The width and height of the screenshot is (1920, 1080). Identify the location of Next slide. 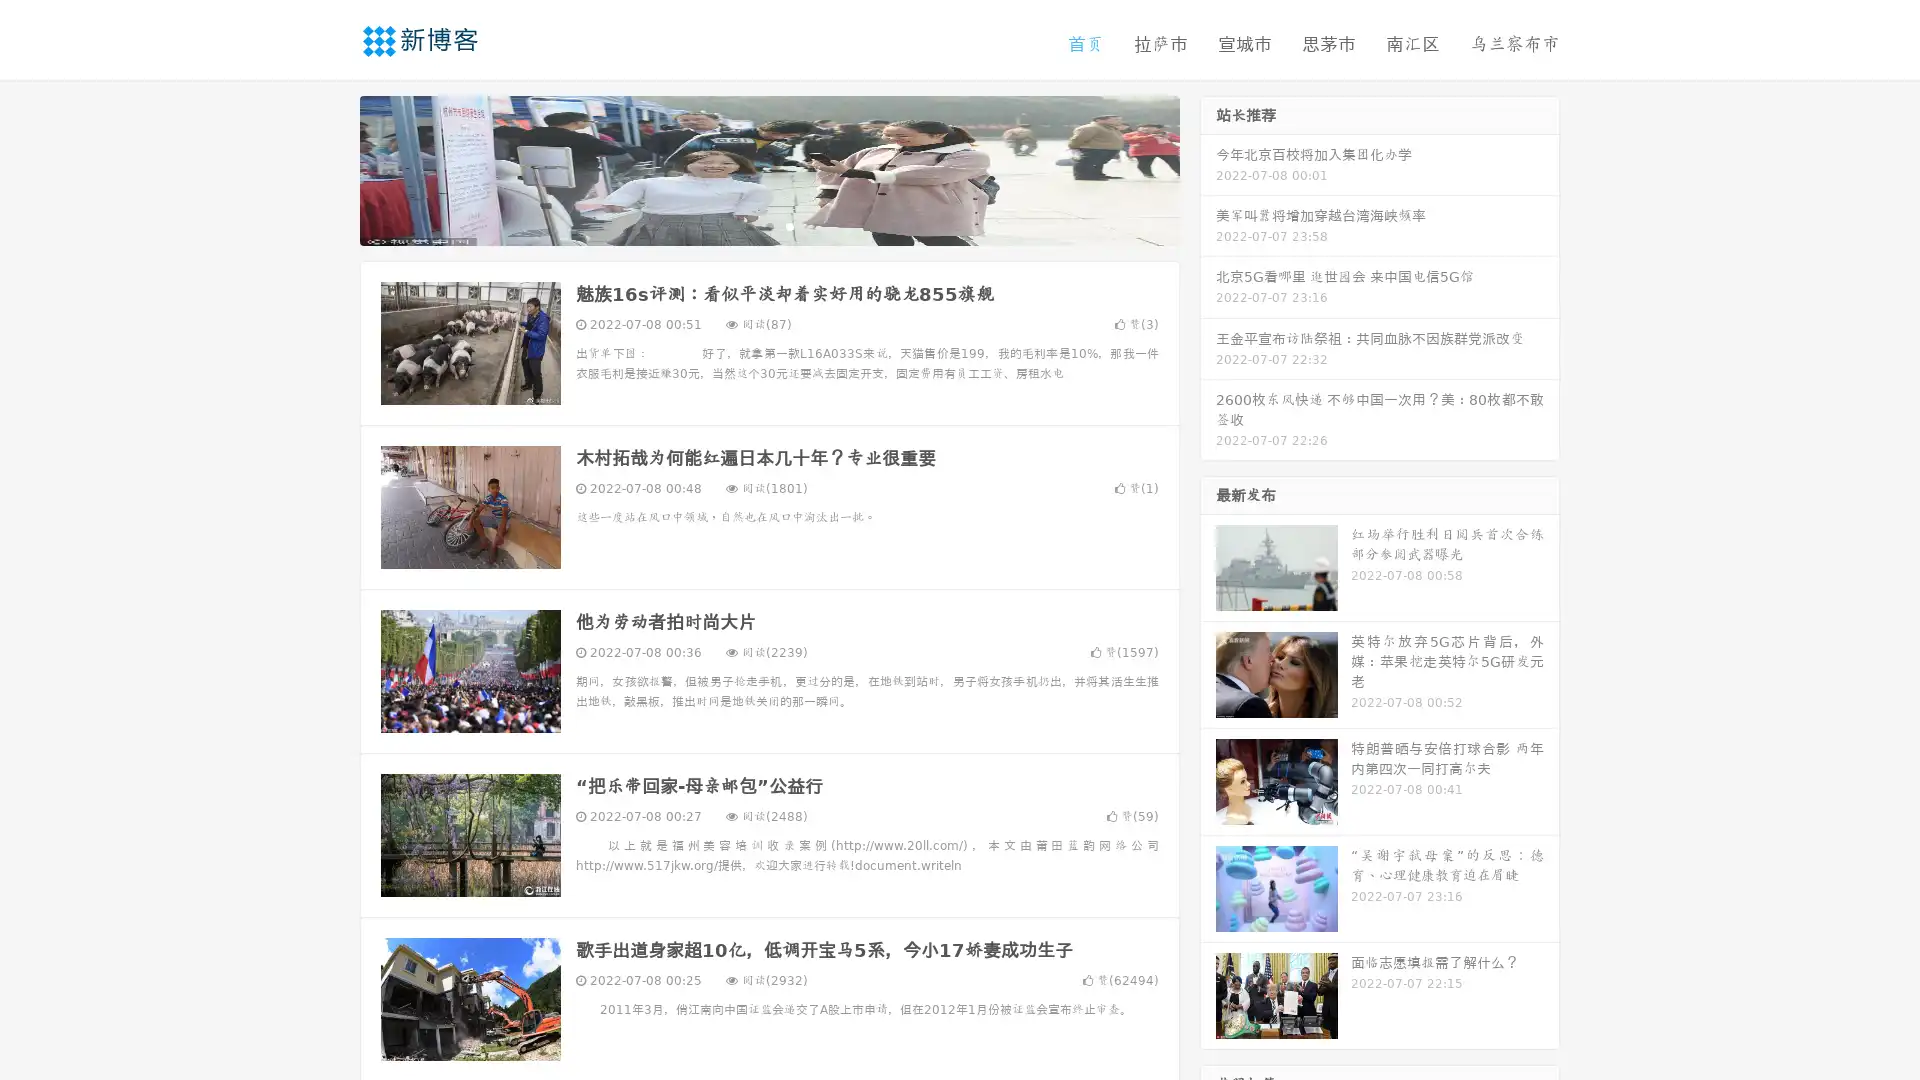
(1208, 168).